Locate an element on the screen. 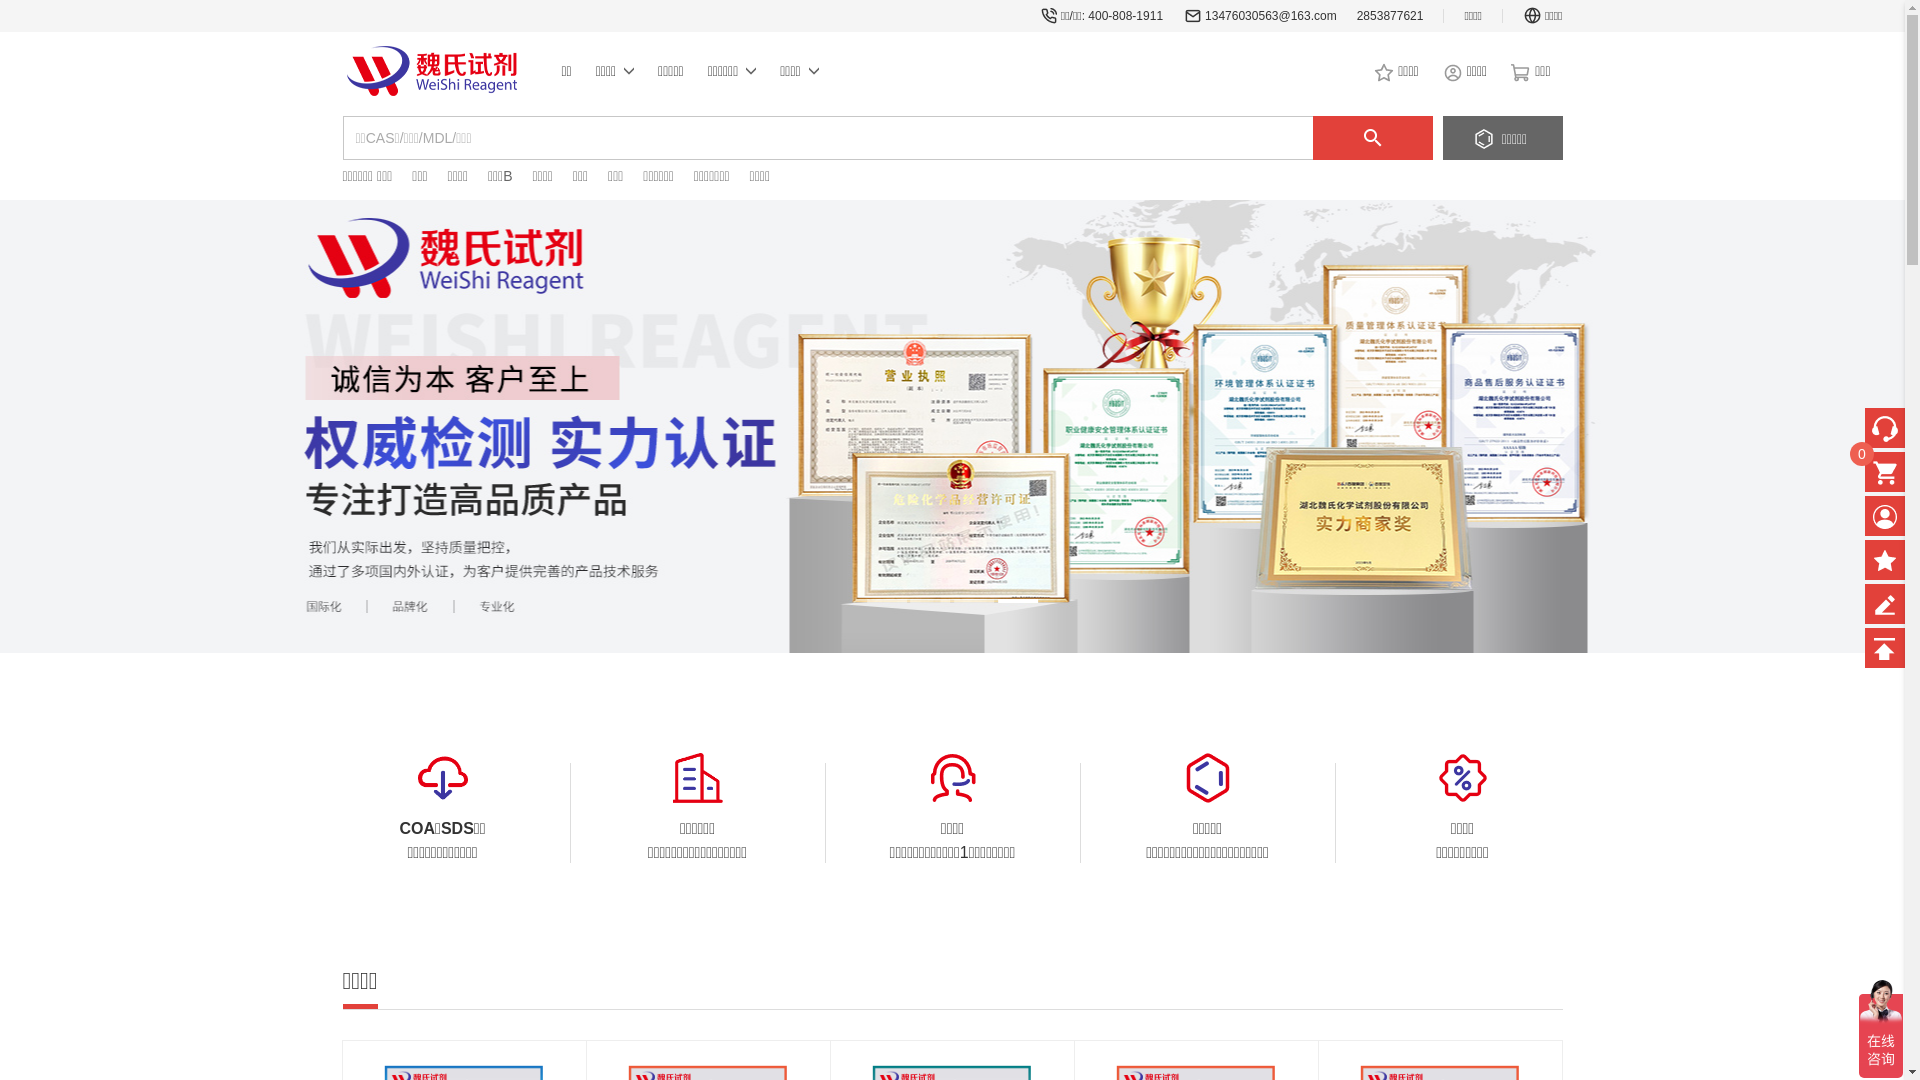 This screenshot has width=1920, height=1080. '13476030563@163.com' is located at coordinates (1270, 15).